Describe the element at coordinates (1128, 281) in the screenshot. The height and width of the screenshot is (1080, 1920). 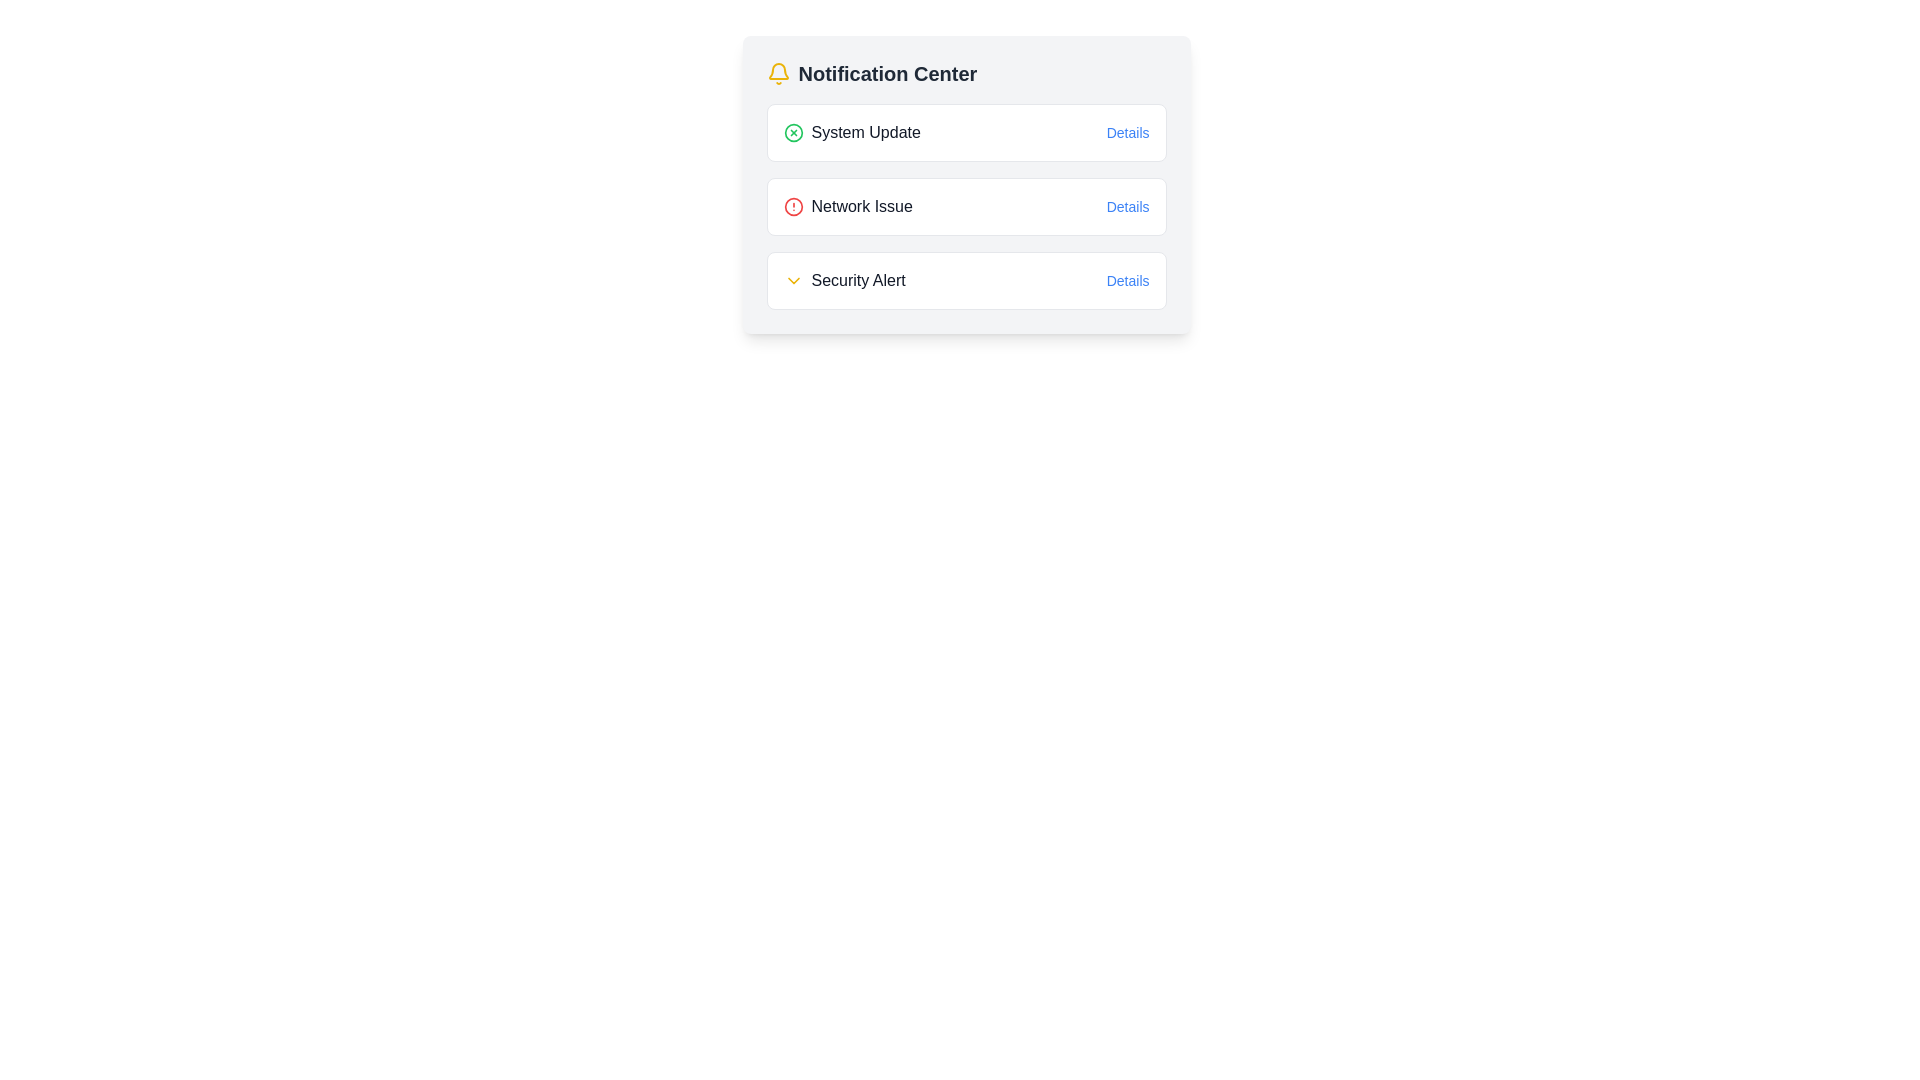
I see `the blue 'Details' hyperlink/button located on the right side of the 'Security Alert' notification entry` at that location.